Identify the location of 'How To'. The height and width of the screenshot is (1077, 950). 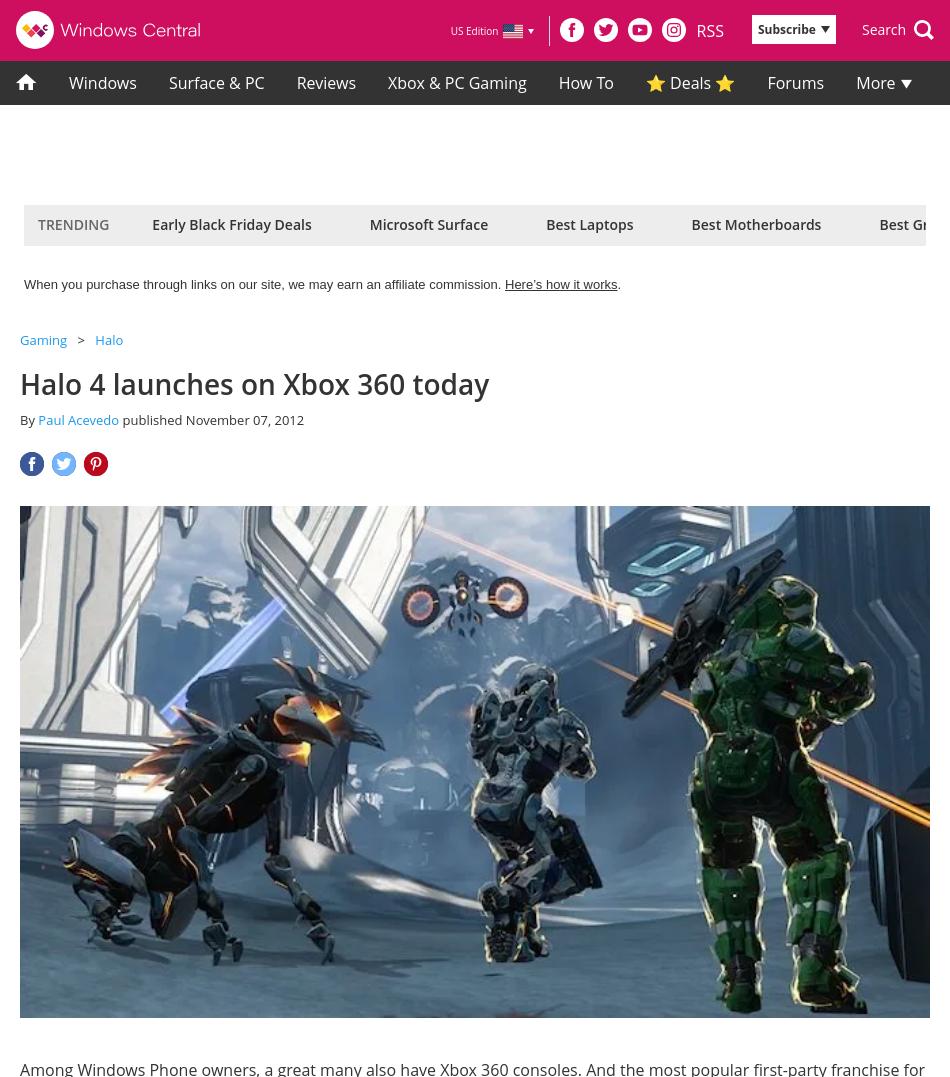
(585, 82).